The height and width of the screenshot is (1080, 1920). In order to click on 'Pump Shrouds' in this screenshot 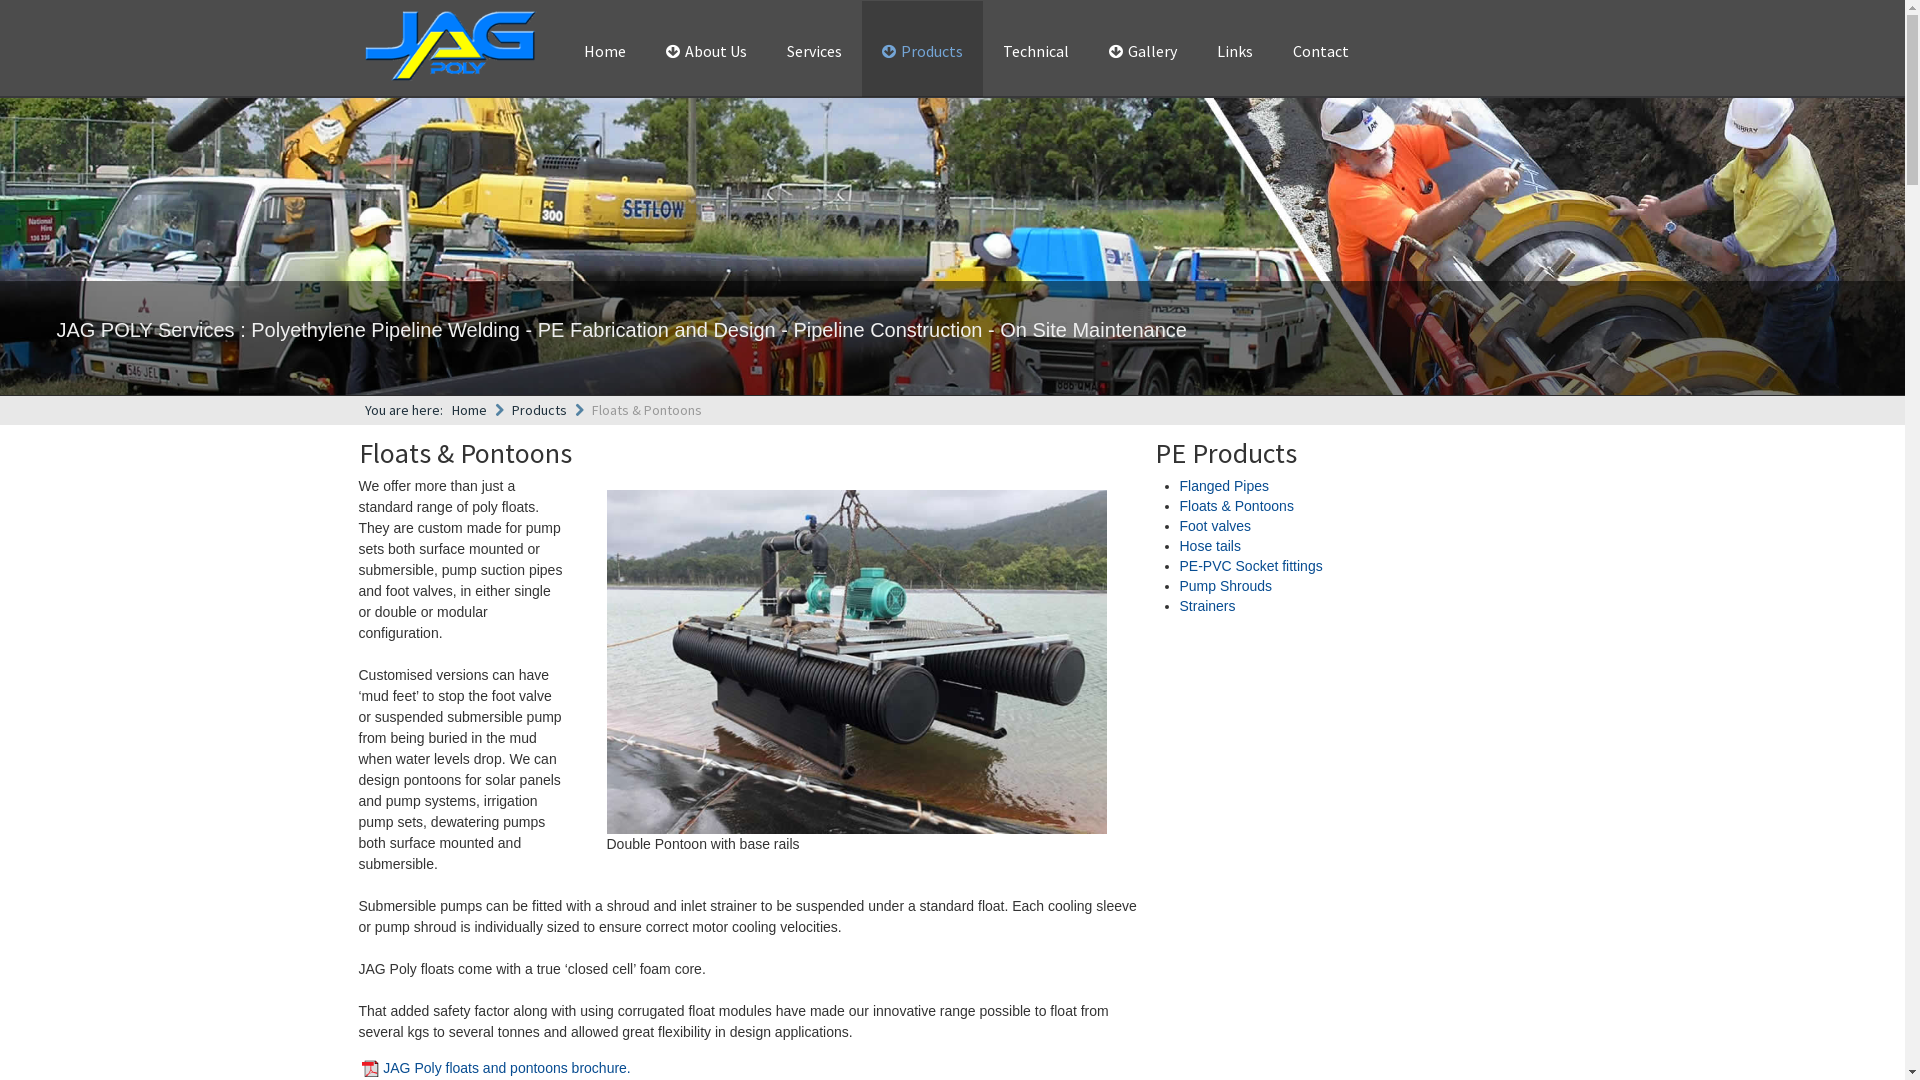, I will do `click(1225, 585)`.